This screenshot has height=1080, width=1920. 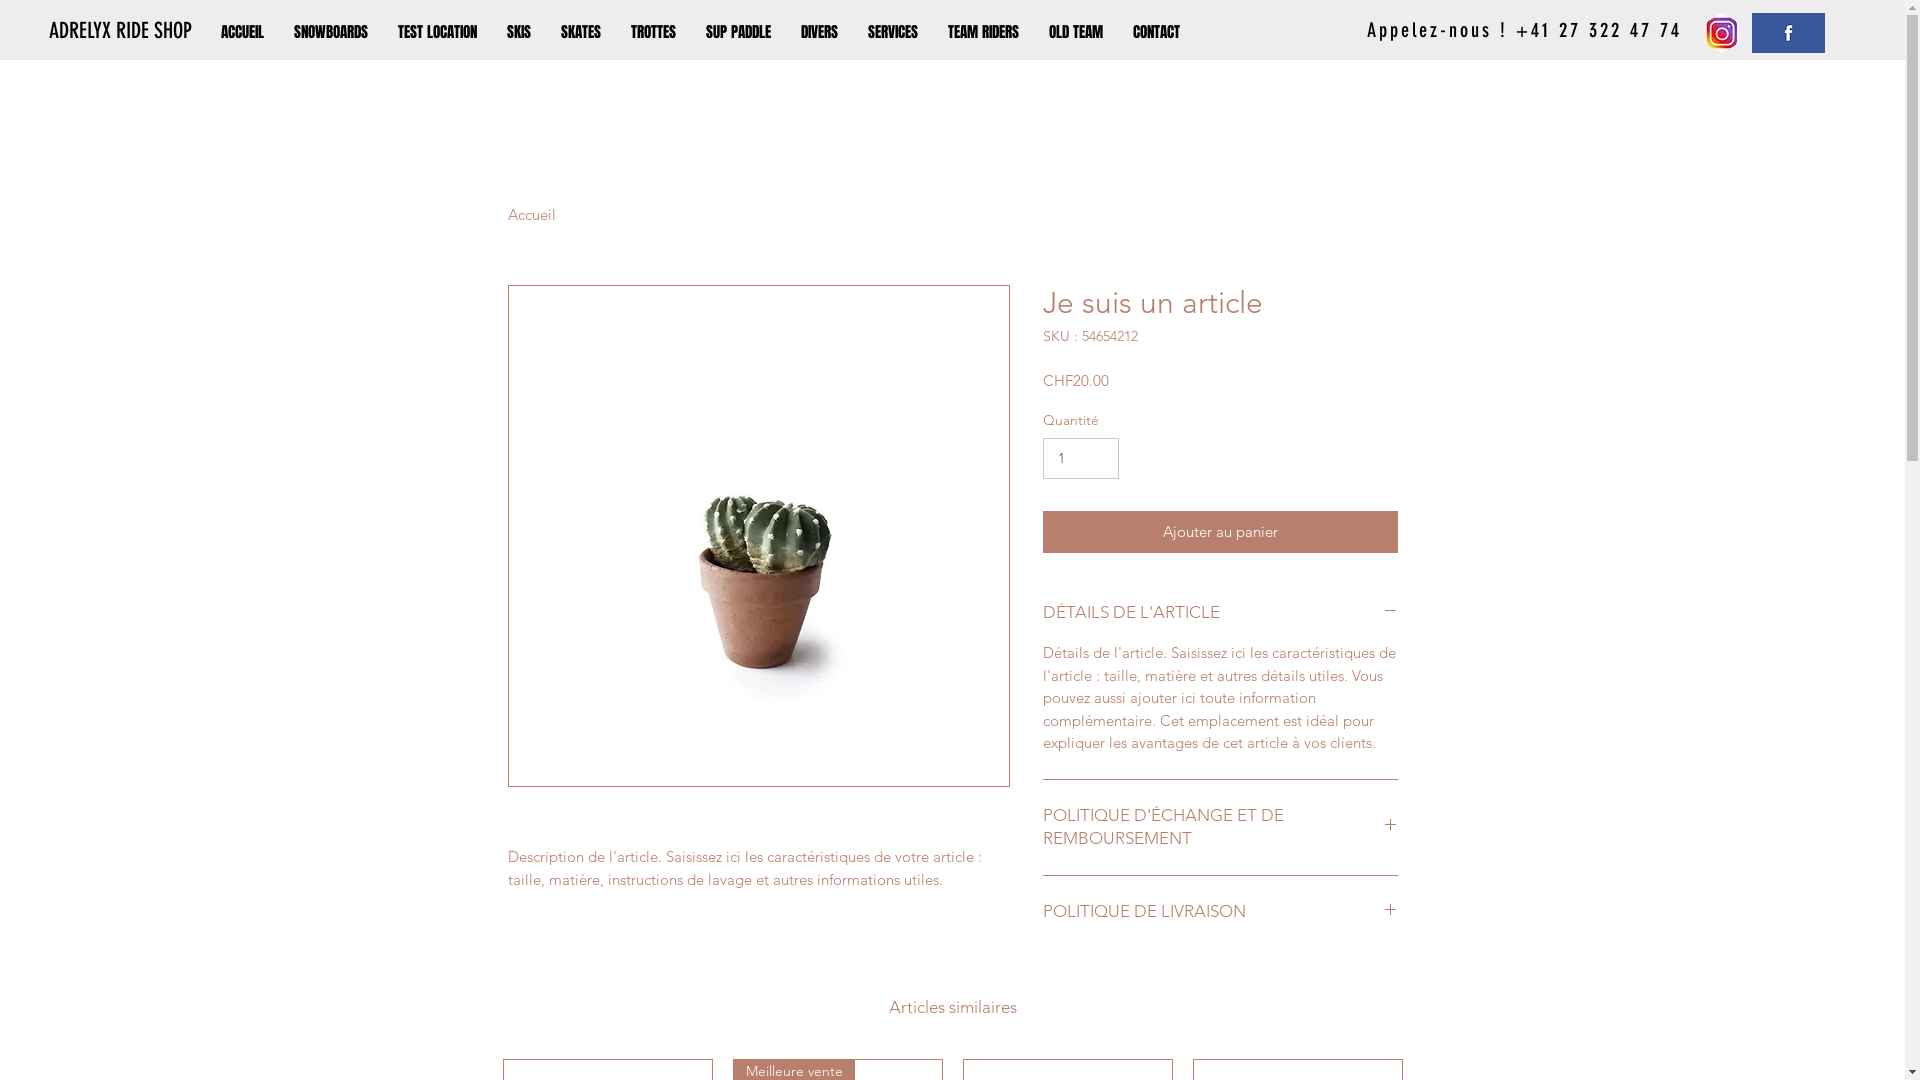 I want to click on 'OLD TEAM', so click(x=1074, y=31).